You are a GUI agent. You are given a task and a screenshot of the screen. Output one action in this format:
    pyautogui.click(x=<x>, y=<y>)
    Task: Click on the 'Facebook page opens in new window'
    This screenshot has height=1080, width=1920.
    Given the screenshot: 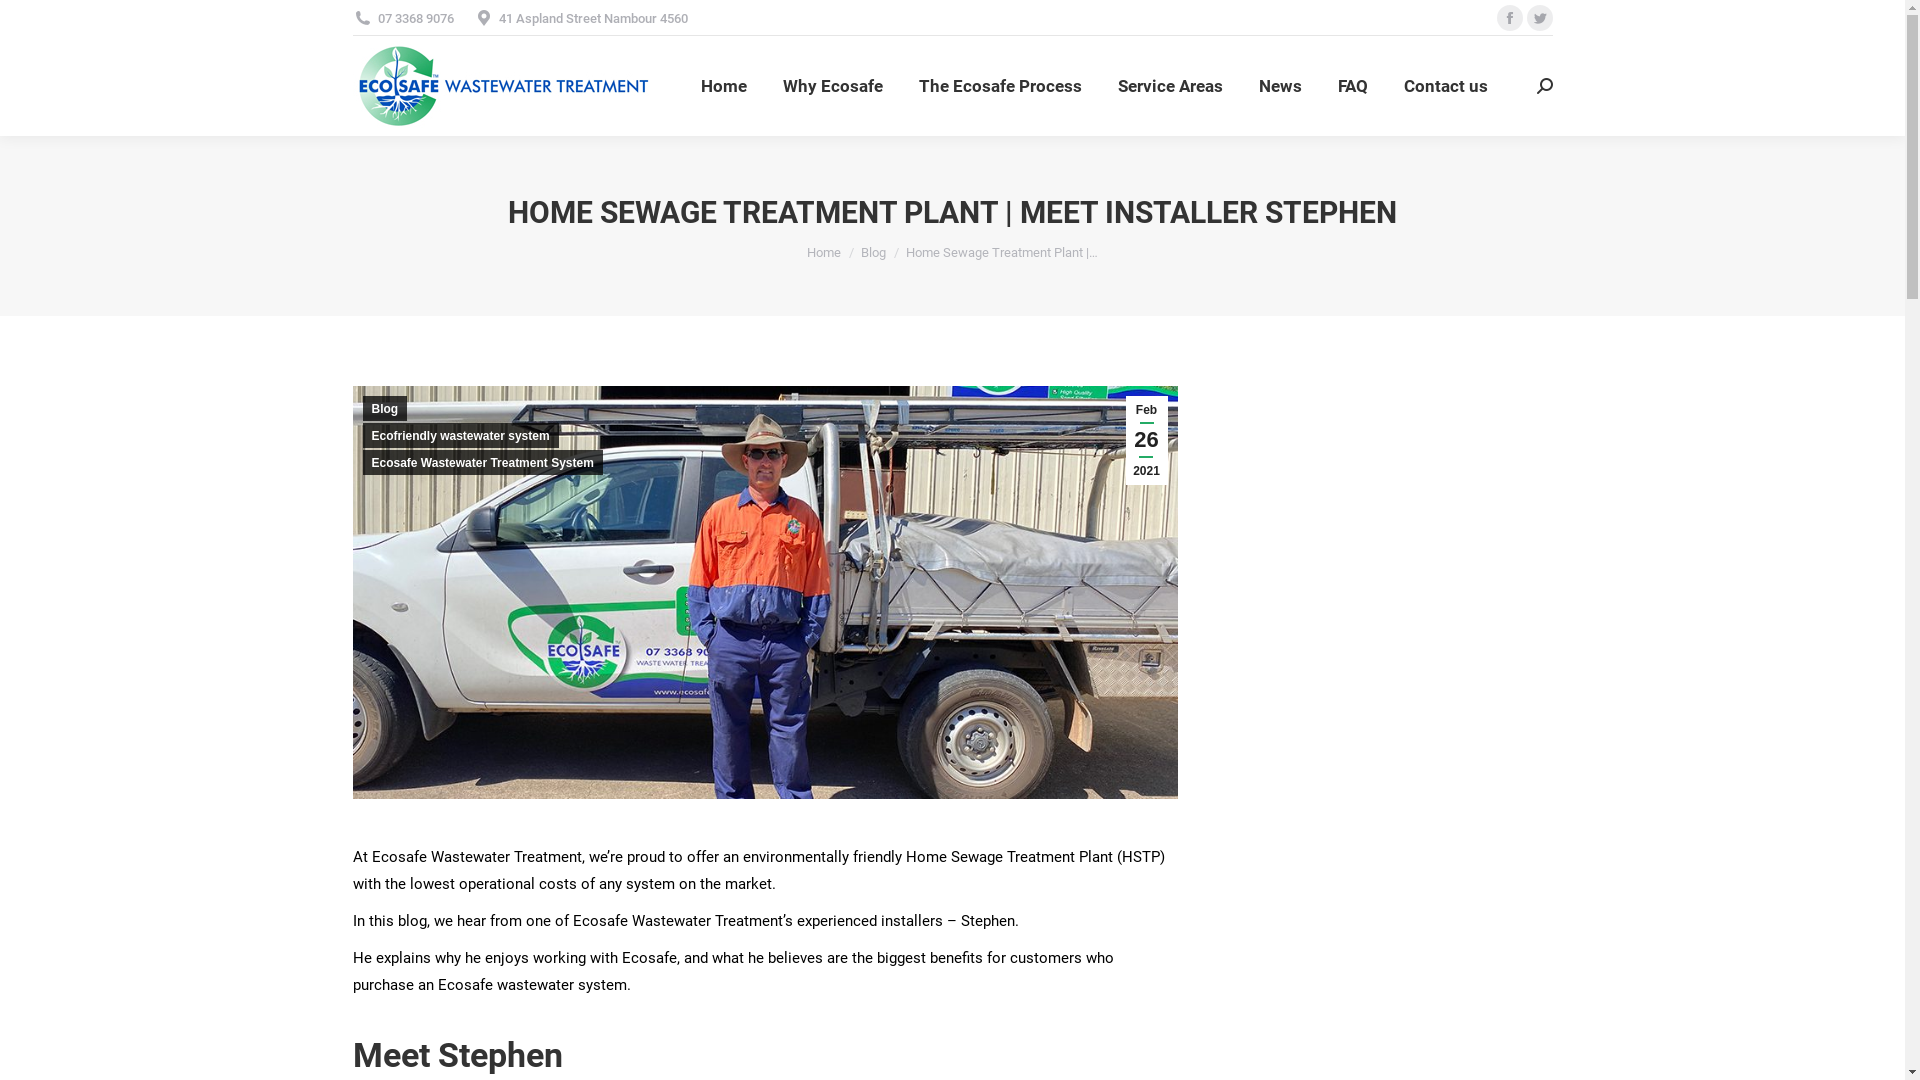 What is the action you would take?
    pyautogui.click(x=1508, y=18)
    